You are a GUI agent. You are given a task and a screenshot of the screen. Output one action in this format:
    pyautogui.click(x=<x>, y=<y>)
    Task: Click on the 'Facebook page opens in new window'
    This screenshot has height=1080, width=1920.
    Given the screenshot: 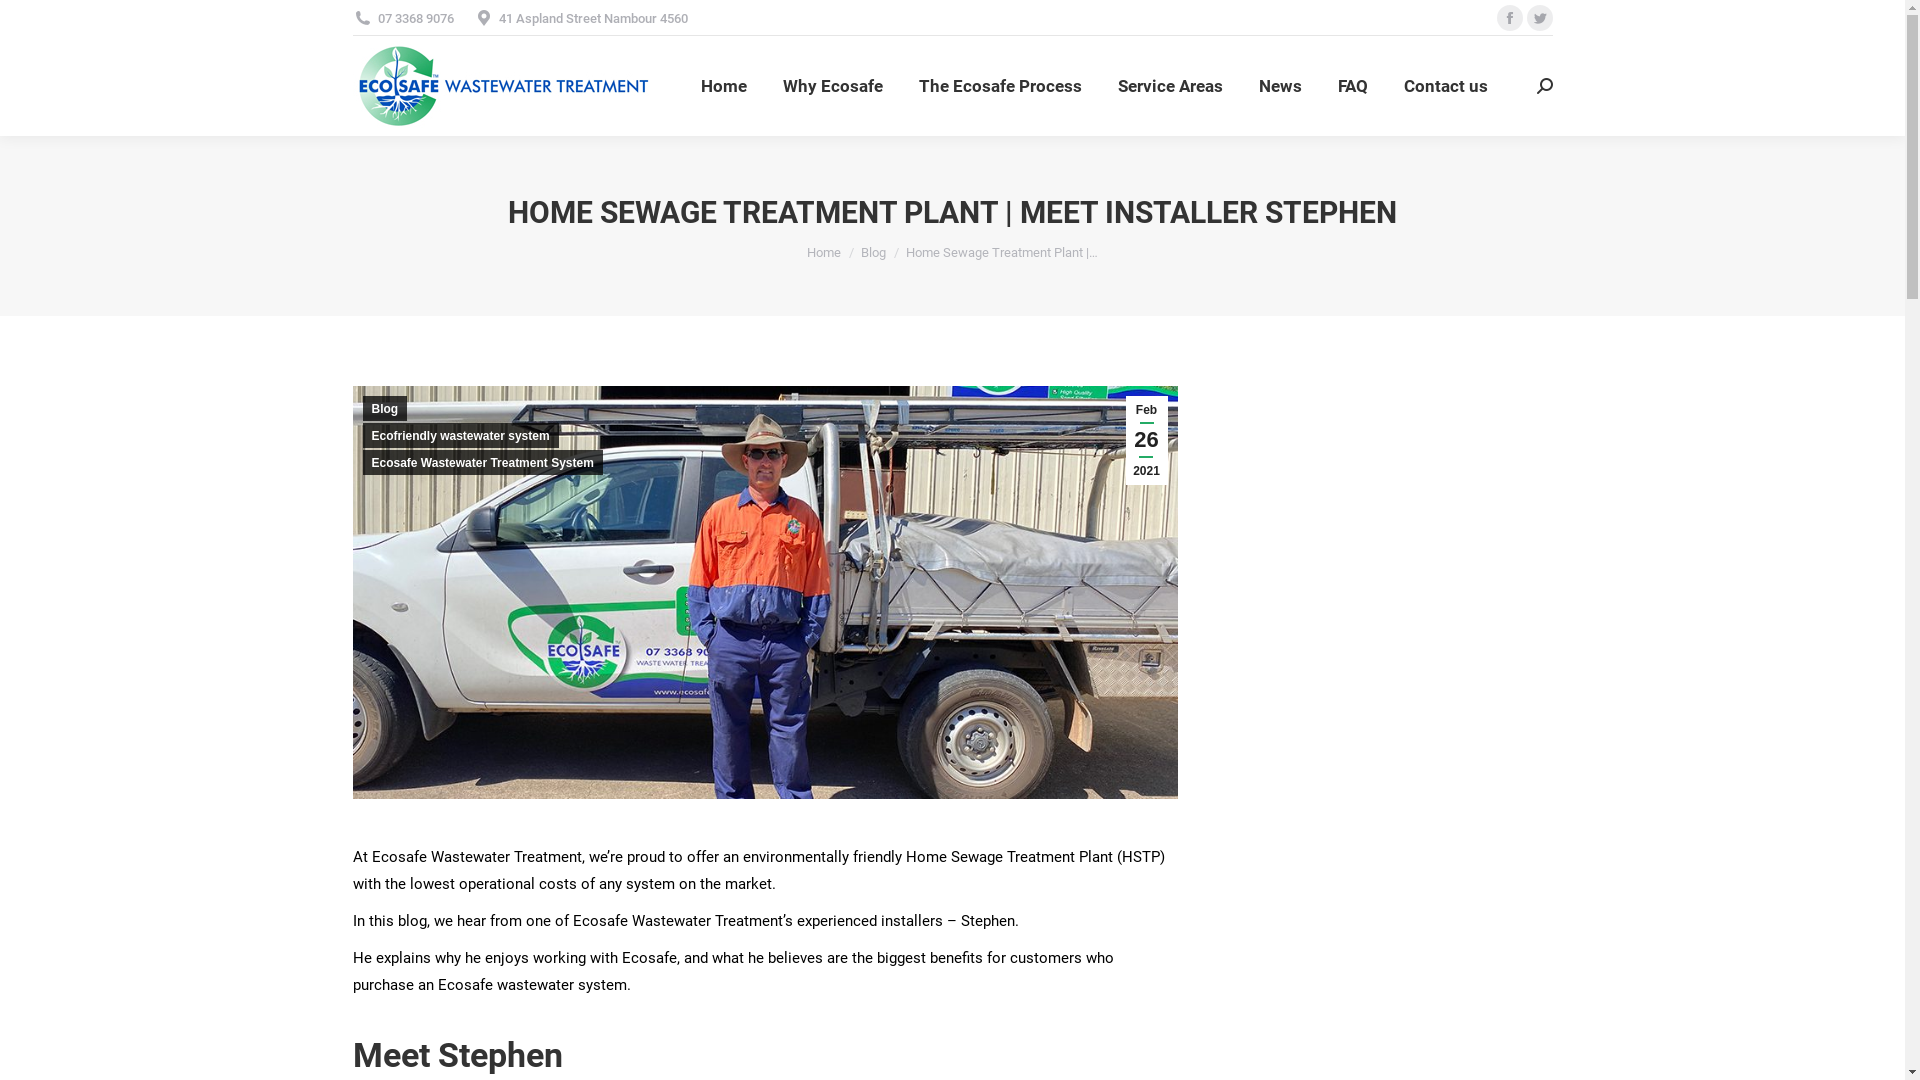 What is the action you would take?
    pyautogui.click(x=1508, y=18)
    